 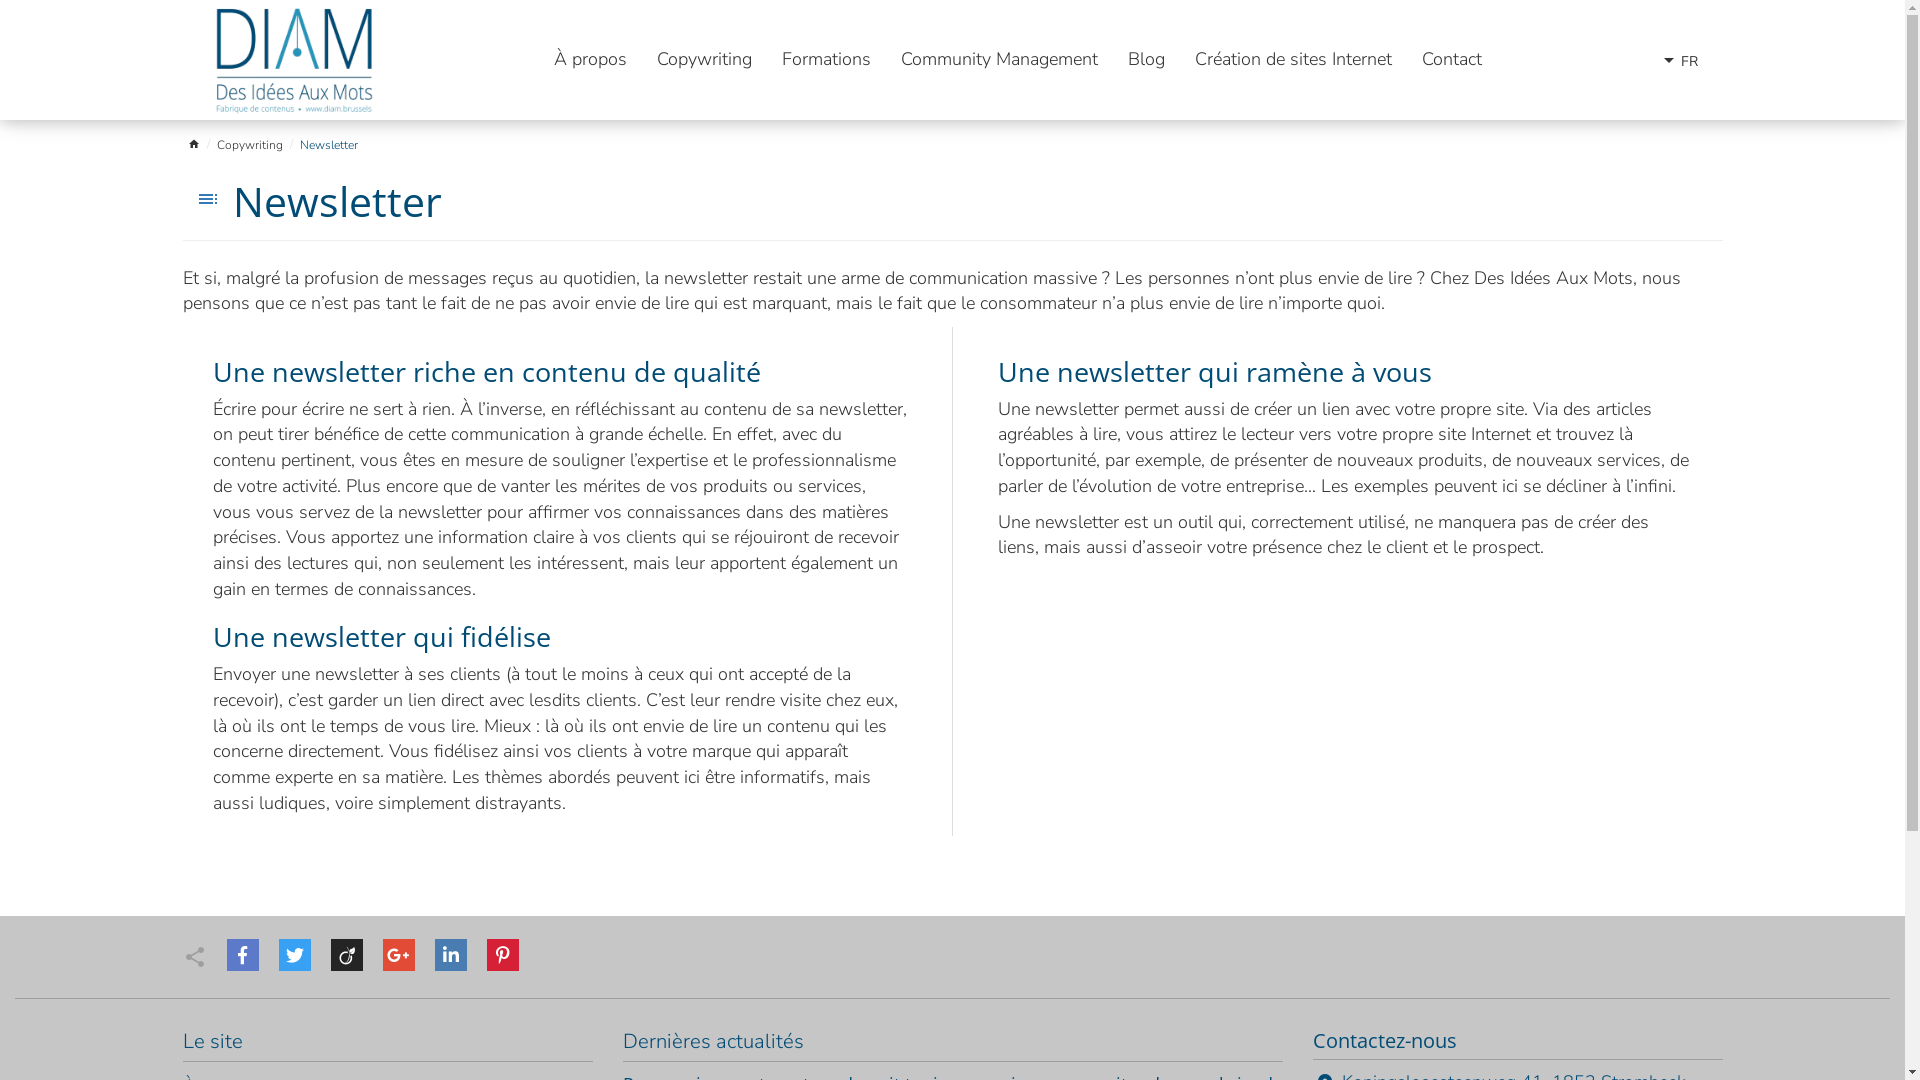 I want to click on 'Pinterest', so click(x=502, y=954).